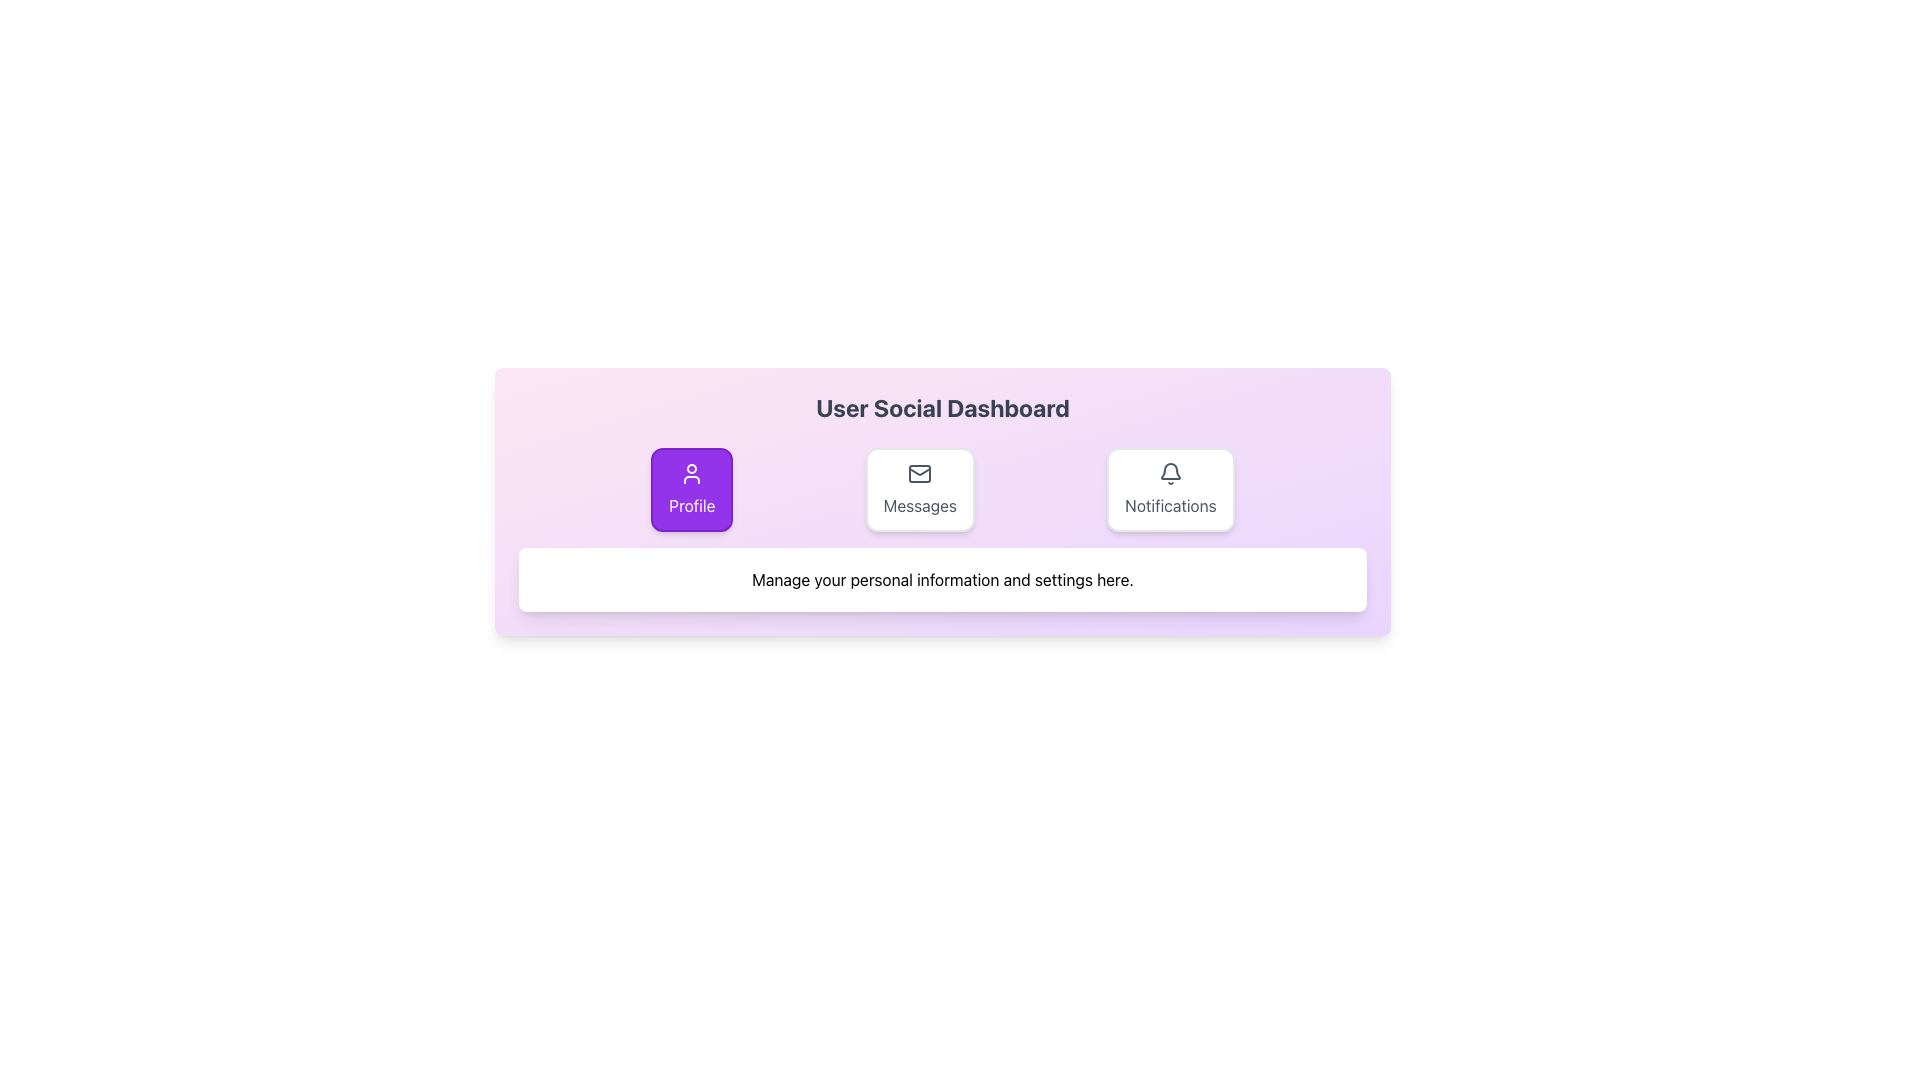 This screenshot has height=1080, width=1920. What do you see at coordinates (919, 474) in the screenshot?
I see `the graphical component that indicates the envelope's body within the mail icon, located at the center of the mail icon in a row of three icons` at bounding box center [919, 474].